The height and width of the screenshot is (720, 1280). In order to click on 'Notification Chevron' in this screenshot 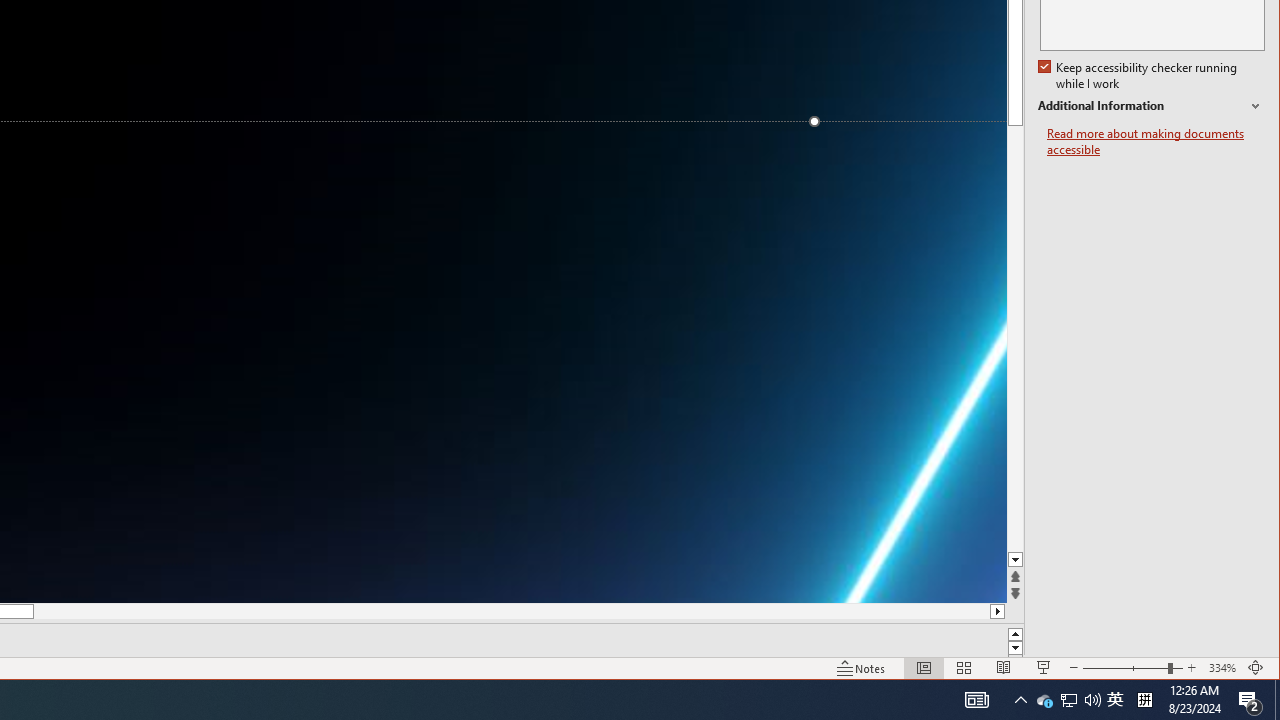, I will do `click(1067, 698)`.